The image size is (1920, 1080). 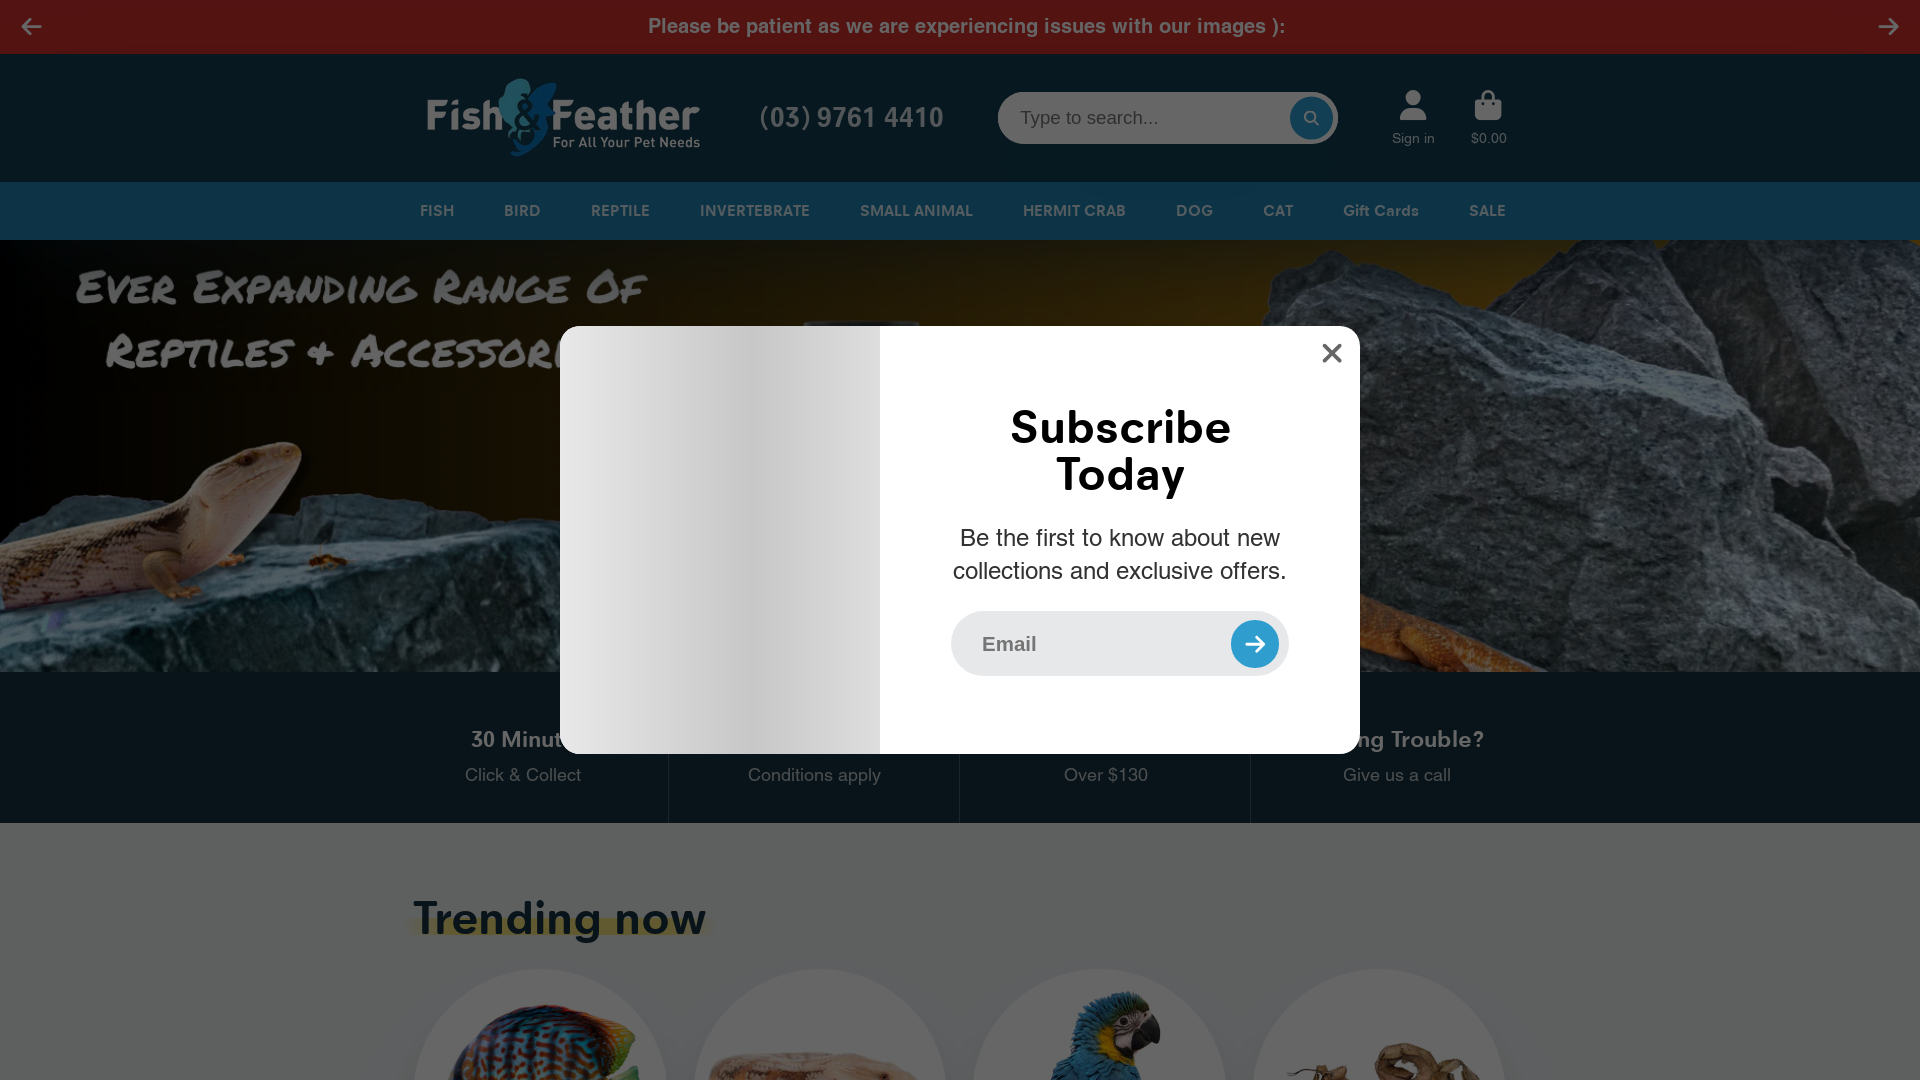 I want to click on 'SALE', so click(x=1463, y=211).